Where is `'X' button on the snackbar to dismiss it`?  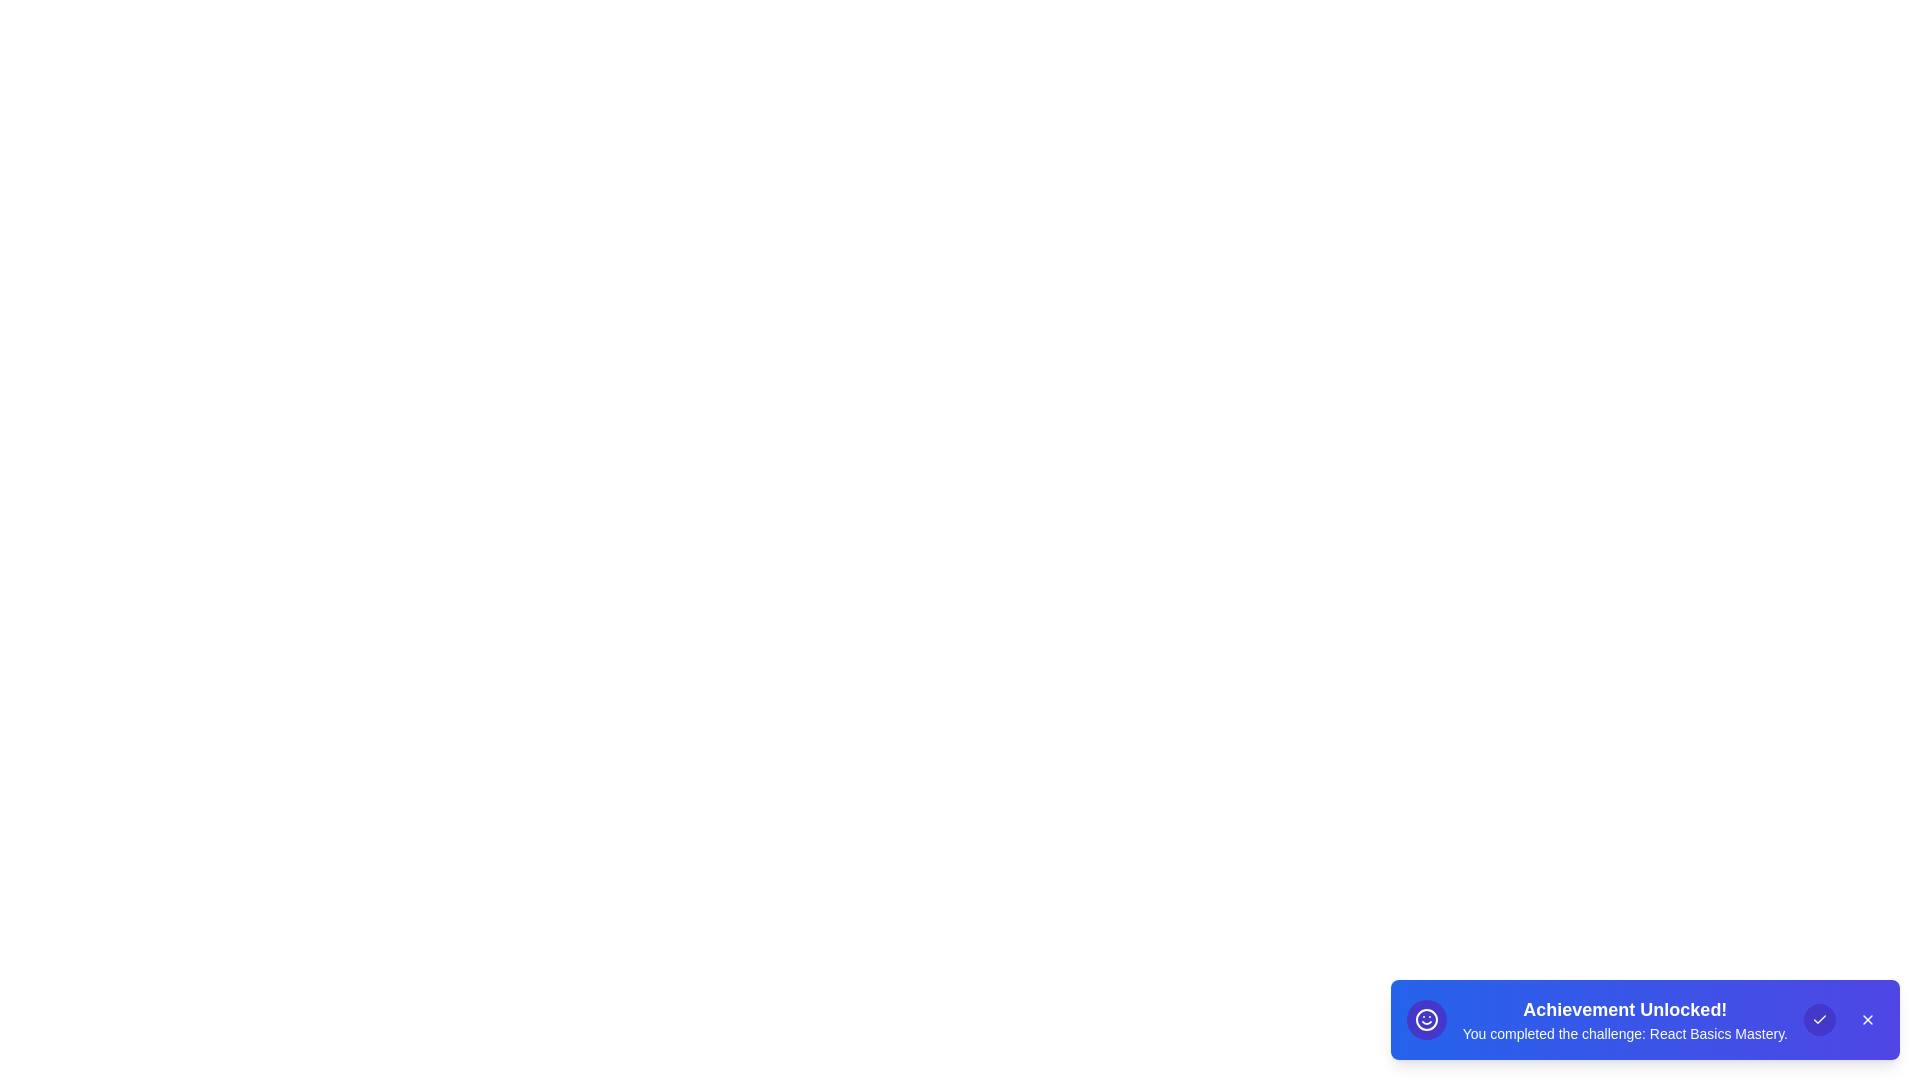 'X' button on the snackbar to dismiss it is located at coordinates (1866, 1019).